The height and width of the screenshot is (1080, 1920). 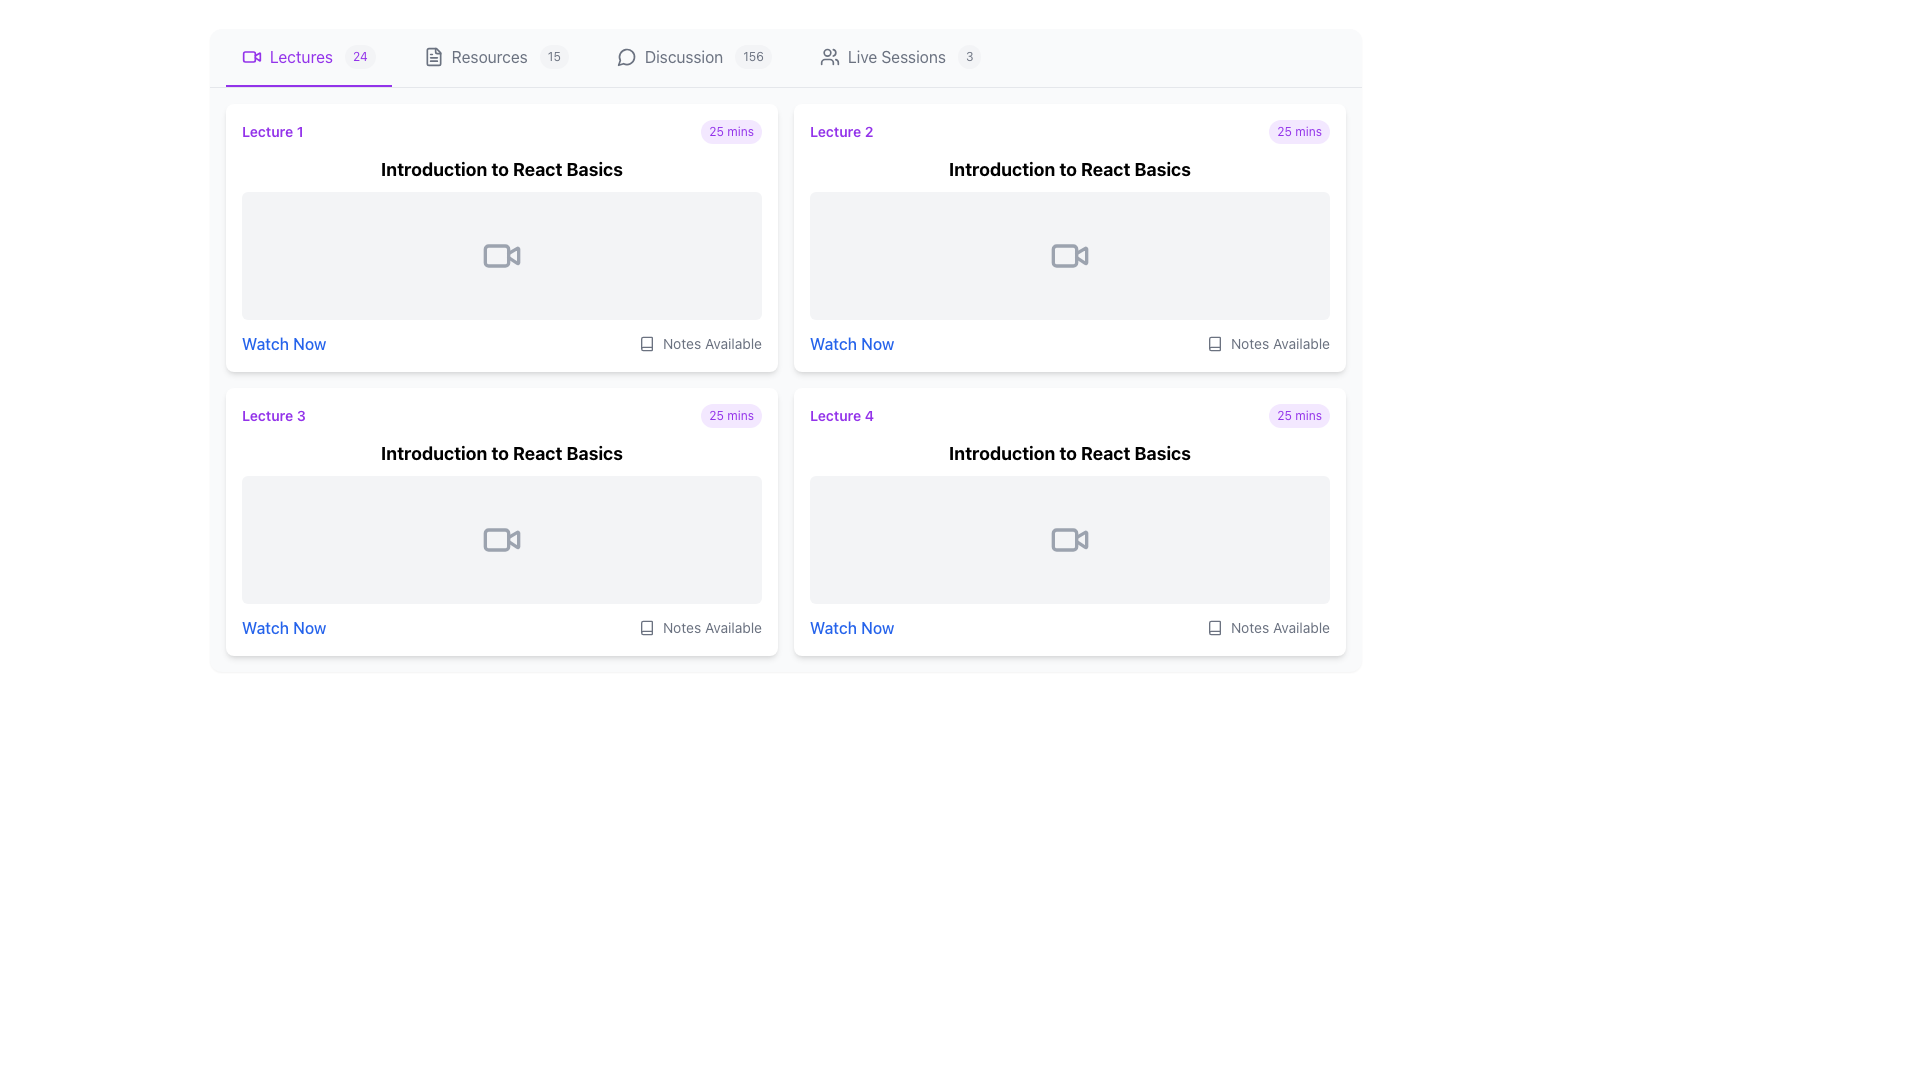 What do you see at coordinates (497, 540) in the screenshot?
I see `the left section of the video icon group, which is represented by an SVG rectangle inside the card for 'Lecture 3: Introduction to React Basics' located in the second row and first column of the lecture grid layout` at bounding box center [497, 540].